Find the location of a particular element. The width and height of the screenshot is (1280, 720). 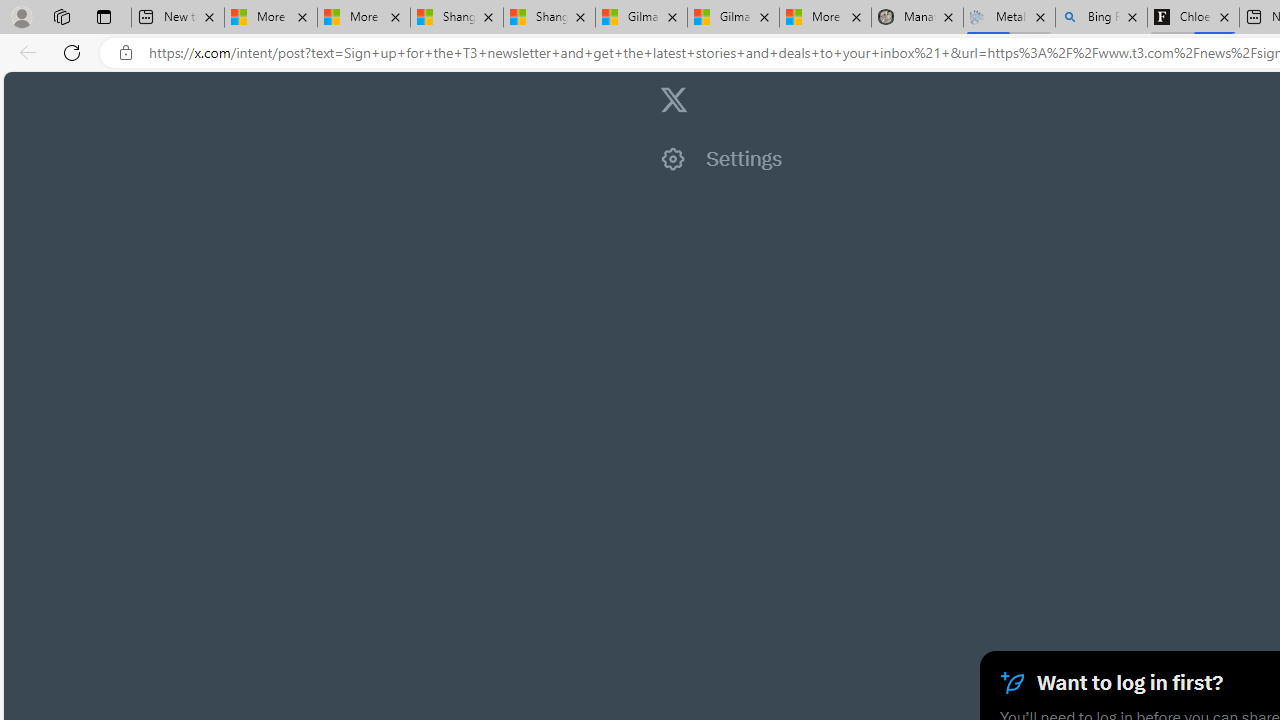

'Back' is located at coordinates (24, 51).